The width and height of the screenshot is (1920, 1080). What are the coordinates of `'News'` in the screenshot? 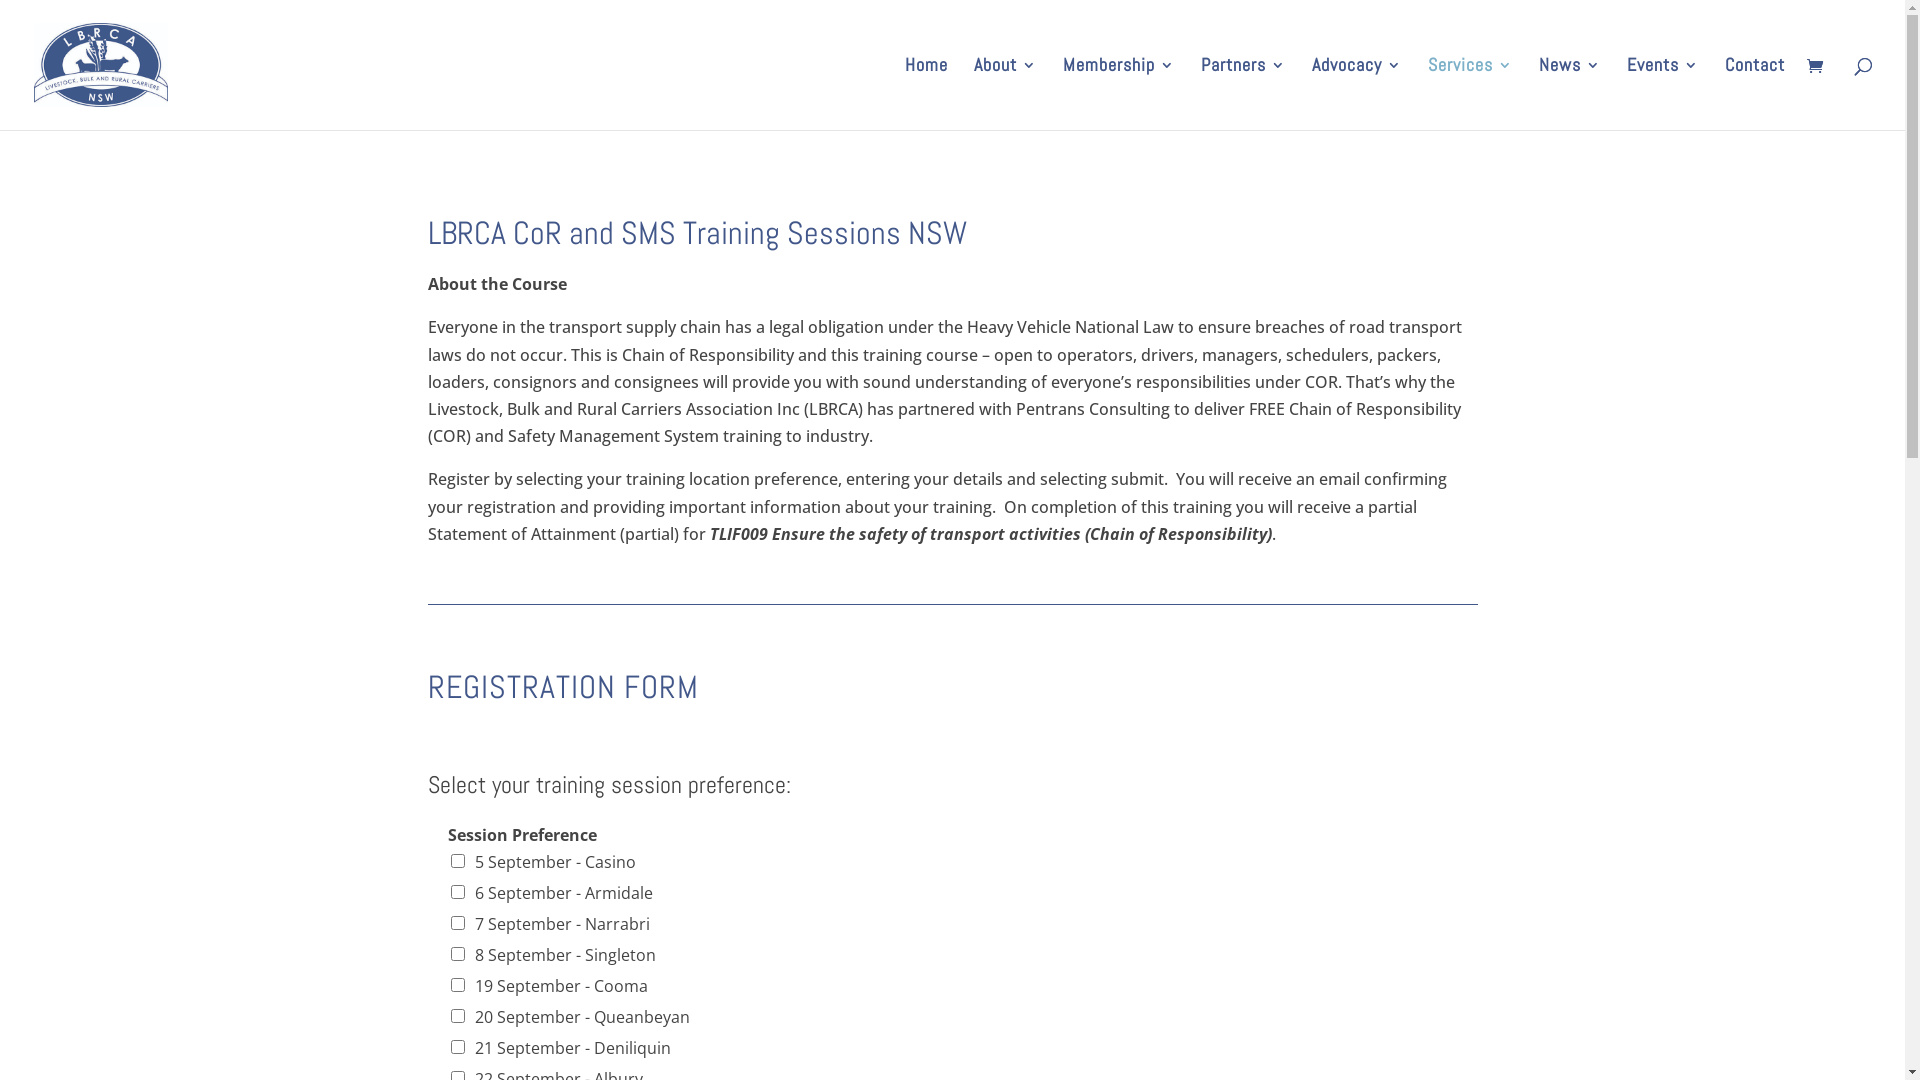 It's located at (1568, 93).